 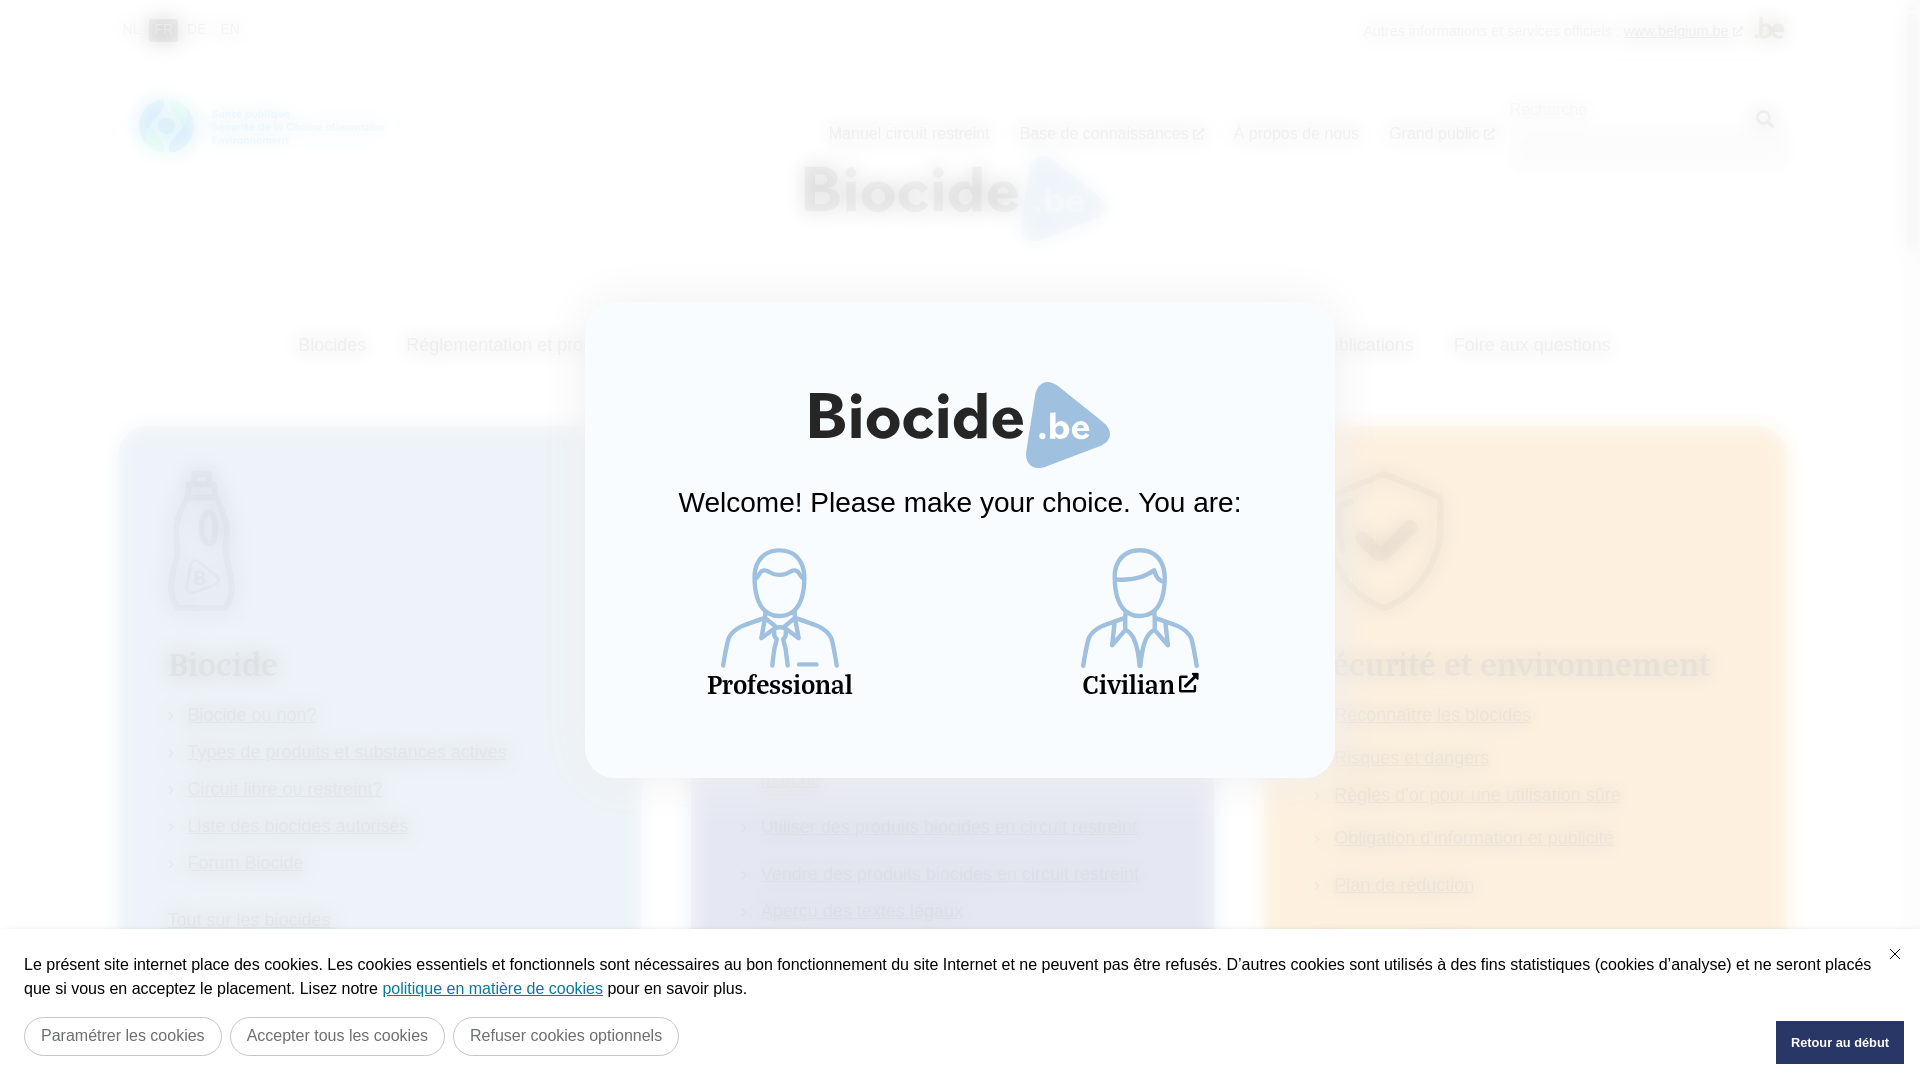 I want to click on 'Professional', so click(x=778, y=622).